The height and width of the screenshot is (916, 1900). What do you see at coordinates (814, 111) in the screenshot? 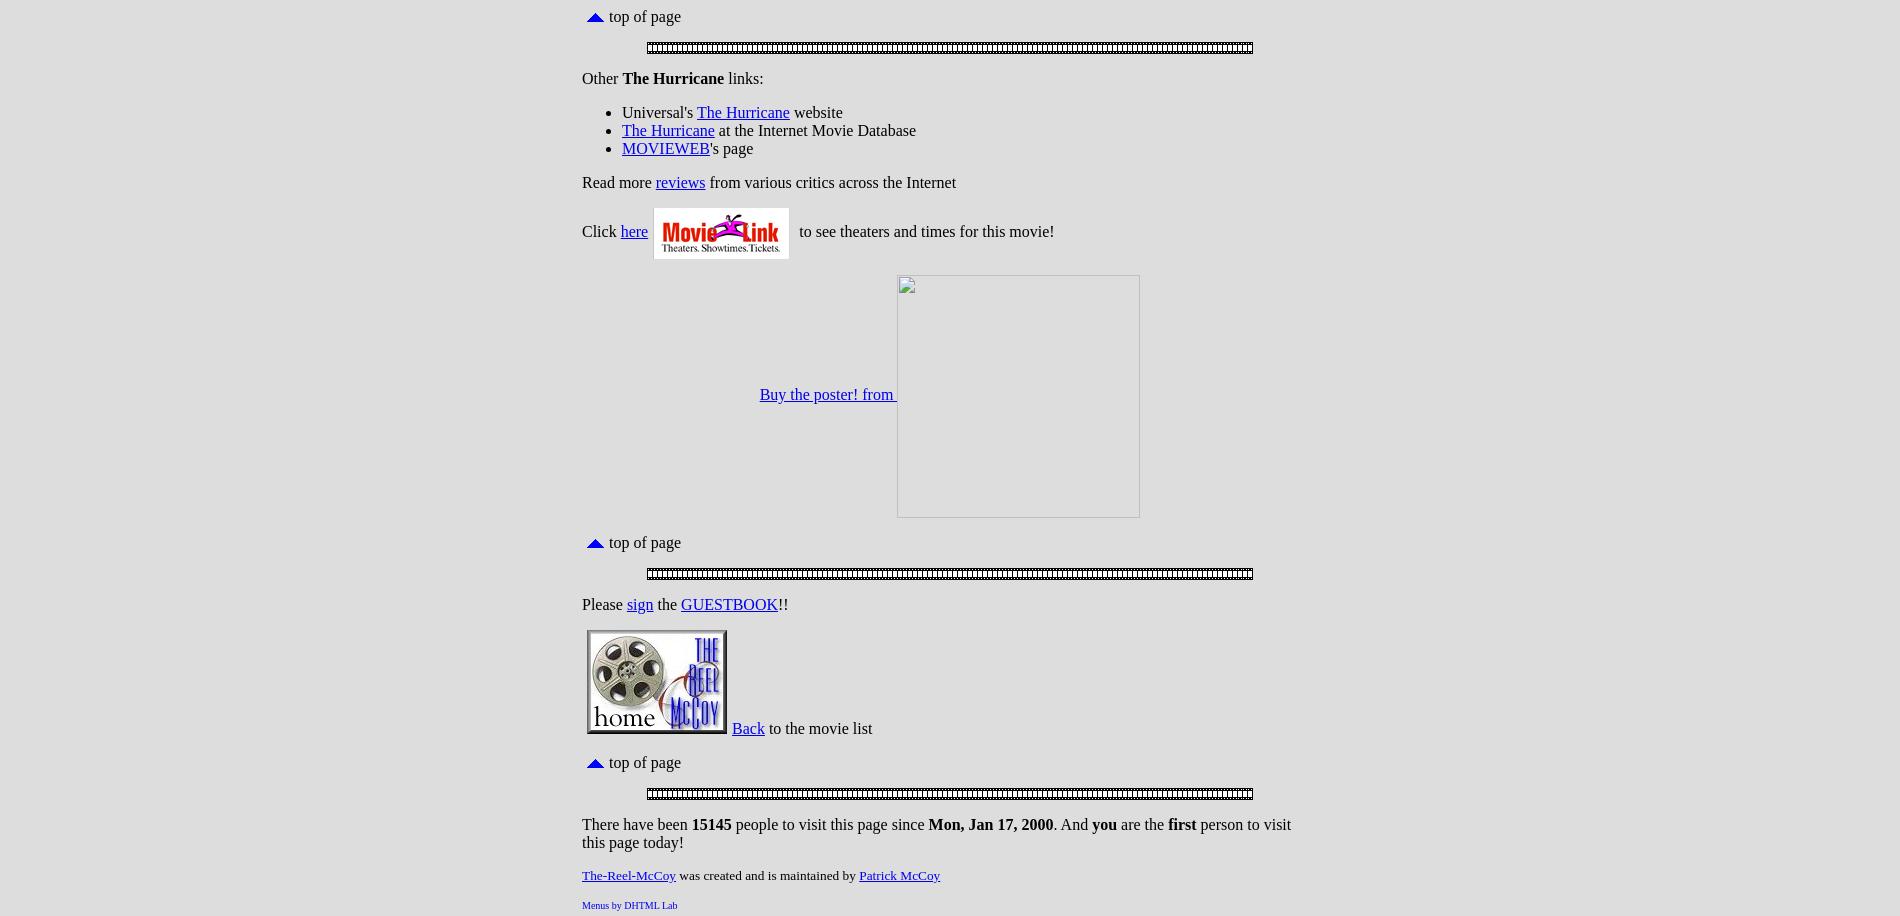
I see `'website'` at bounding box center [814, 111].